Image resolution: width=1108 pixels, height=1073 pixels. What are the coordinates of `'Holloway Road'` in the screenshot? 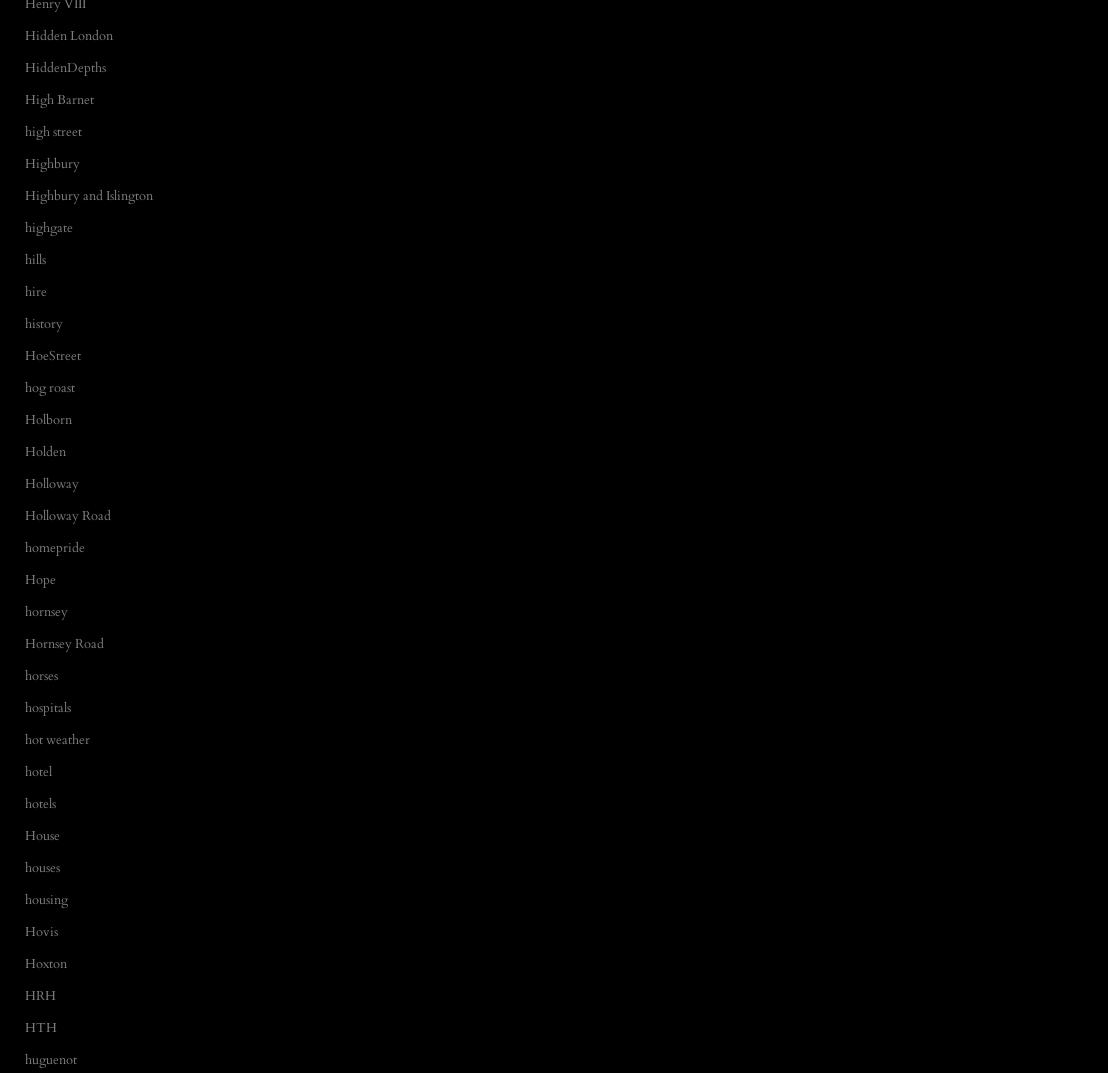 It's located at (67, 514).